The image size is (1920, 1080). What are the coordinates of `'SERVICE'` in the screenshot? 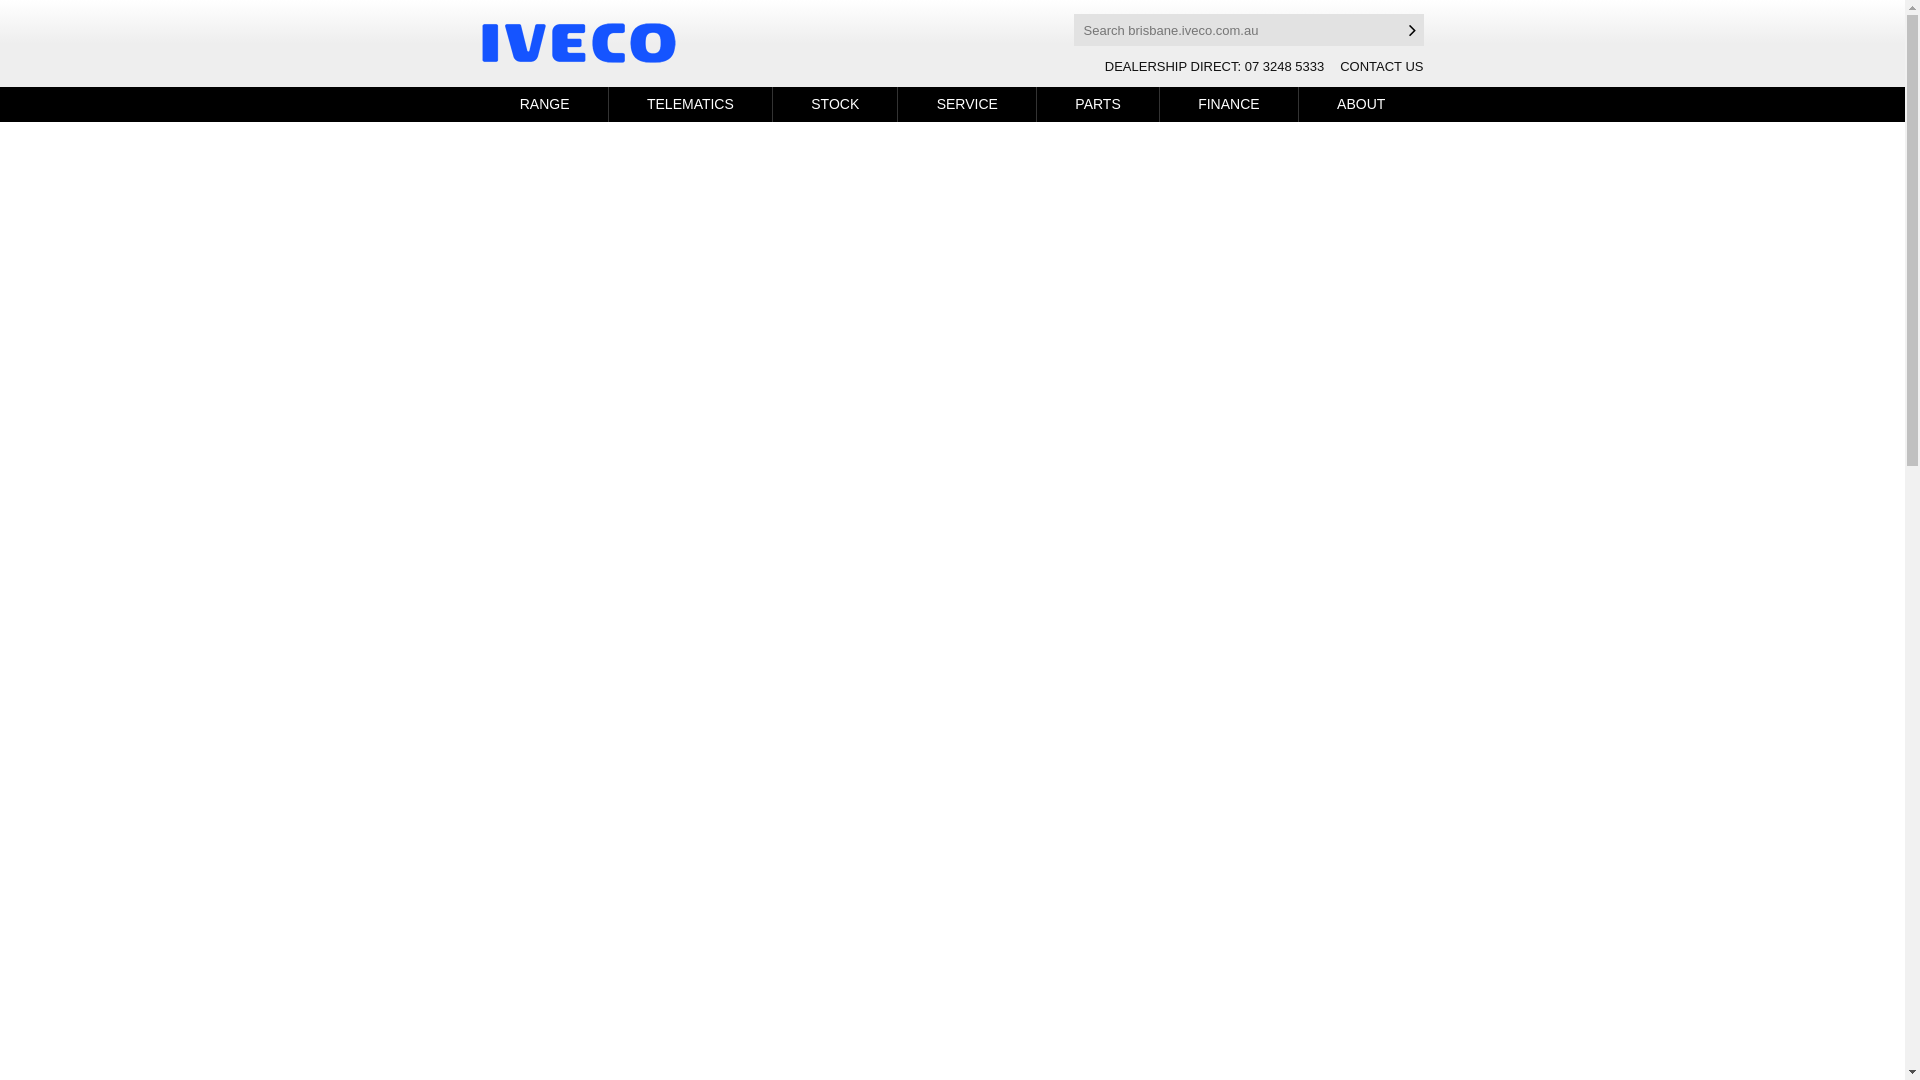 It's located at (966, 104).